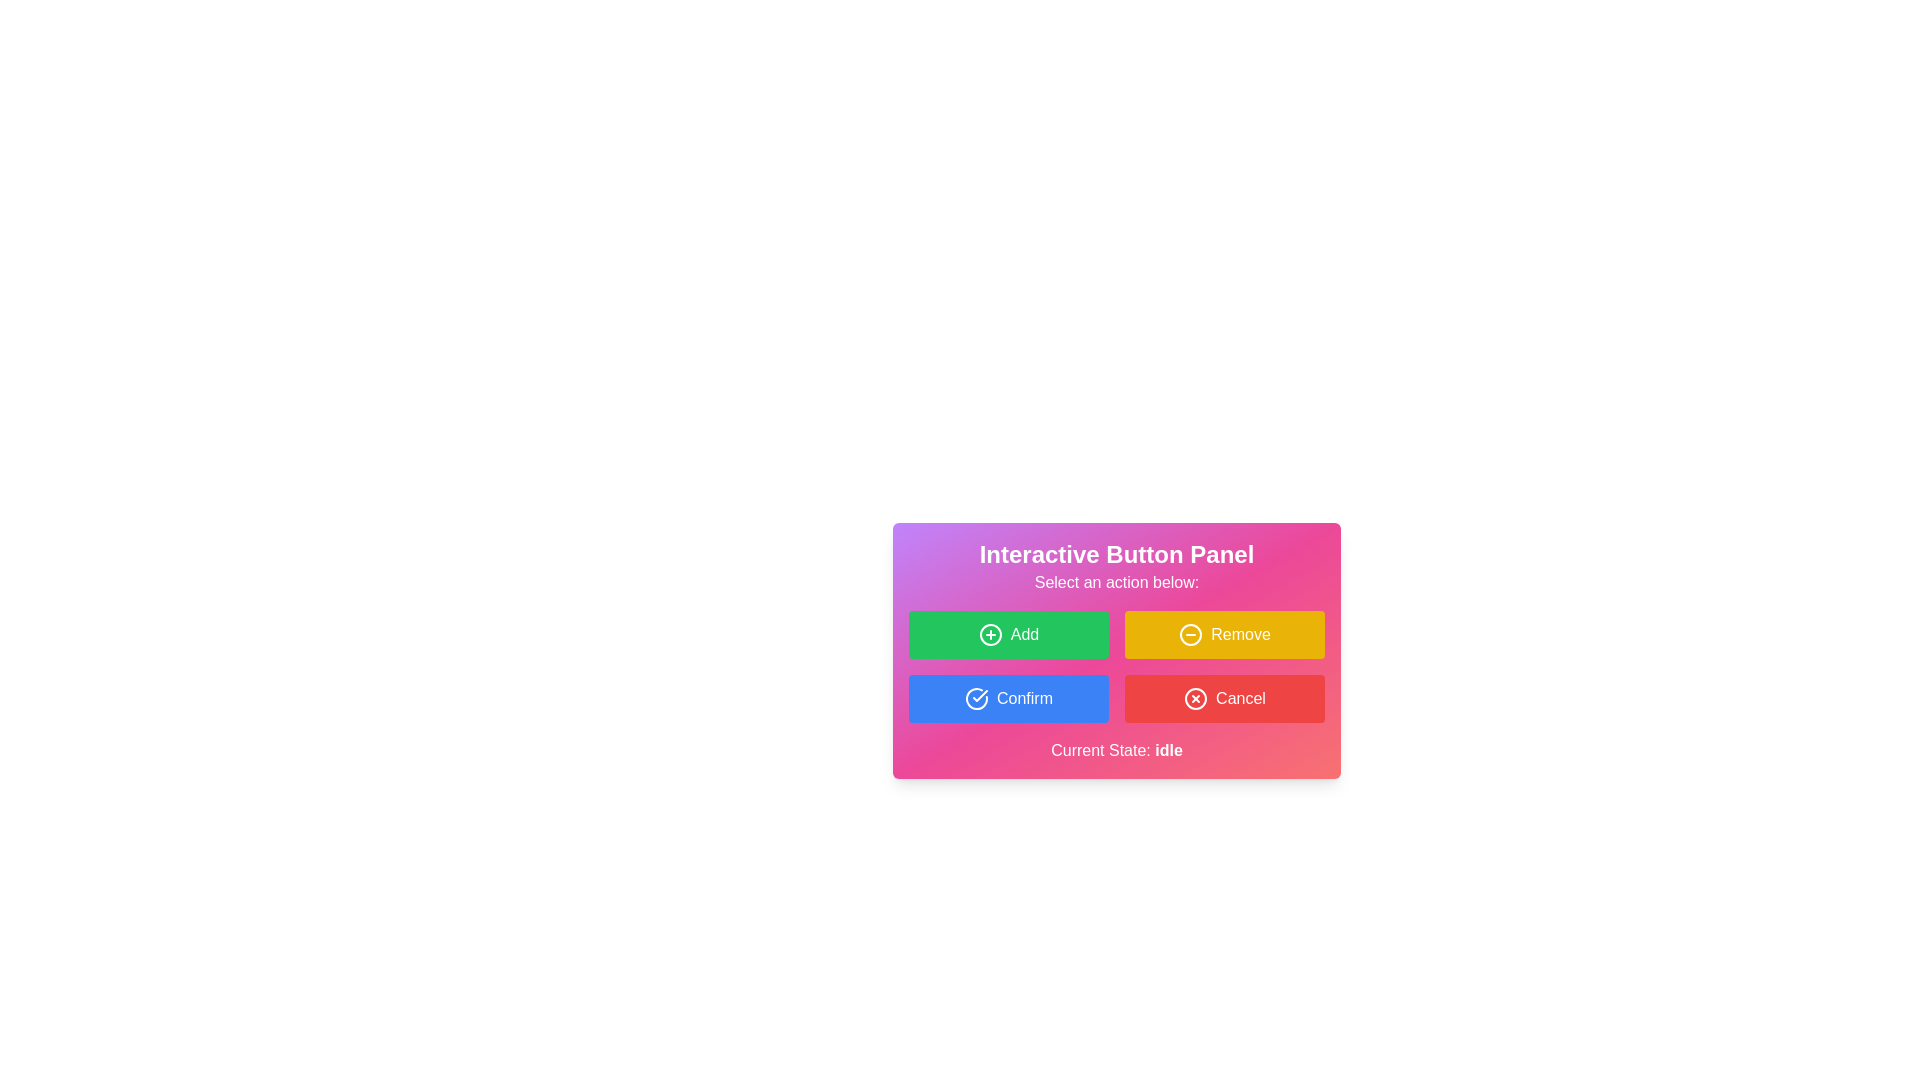  What do you see at coordinates (976, 697) in the screenshot?
I see `the checkmark icon within the 'Confirm' button located in the bottom-left area of the panel` at bounding box center [976, 697].